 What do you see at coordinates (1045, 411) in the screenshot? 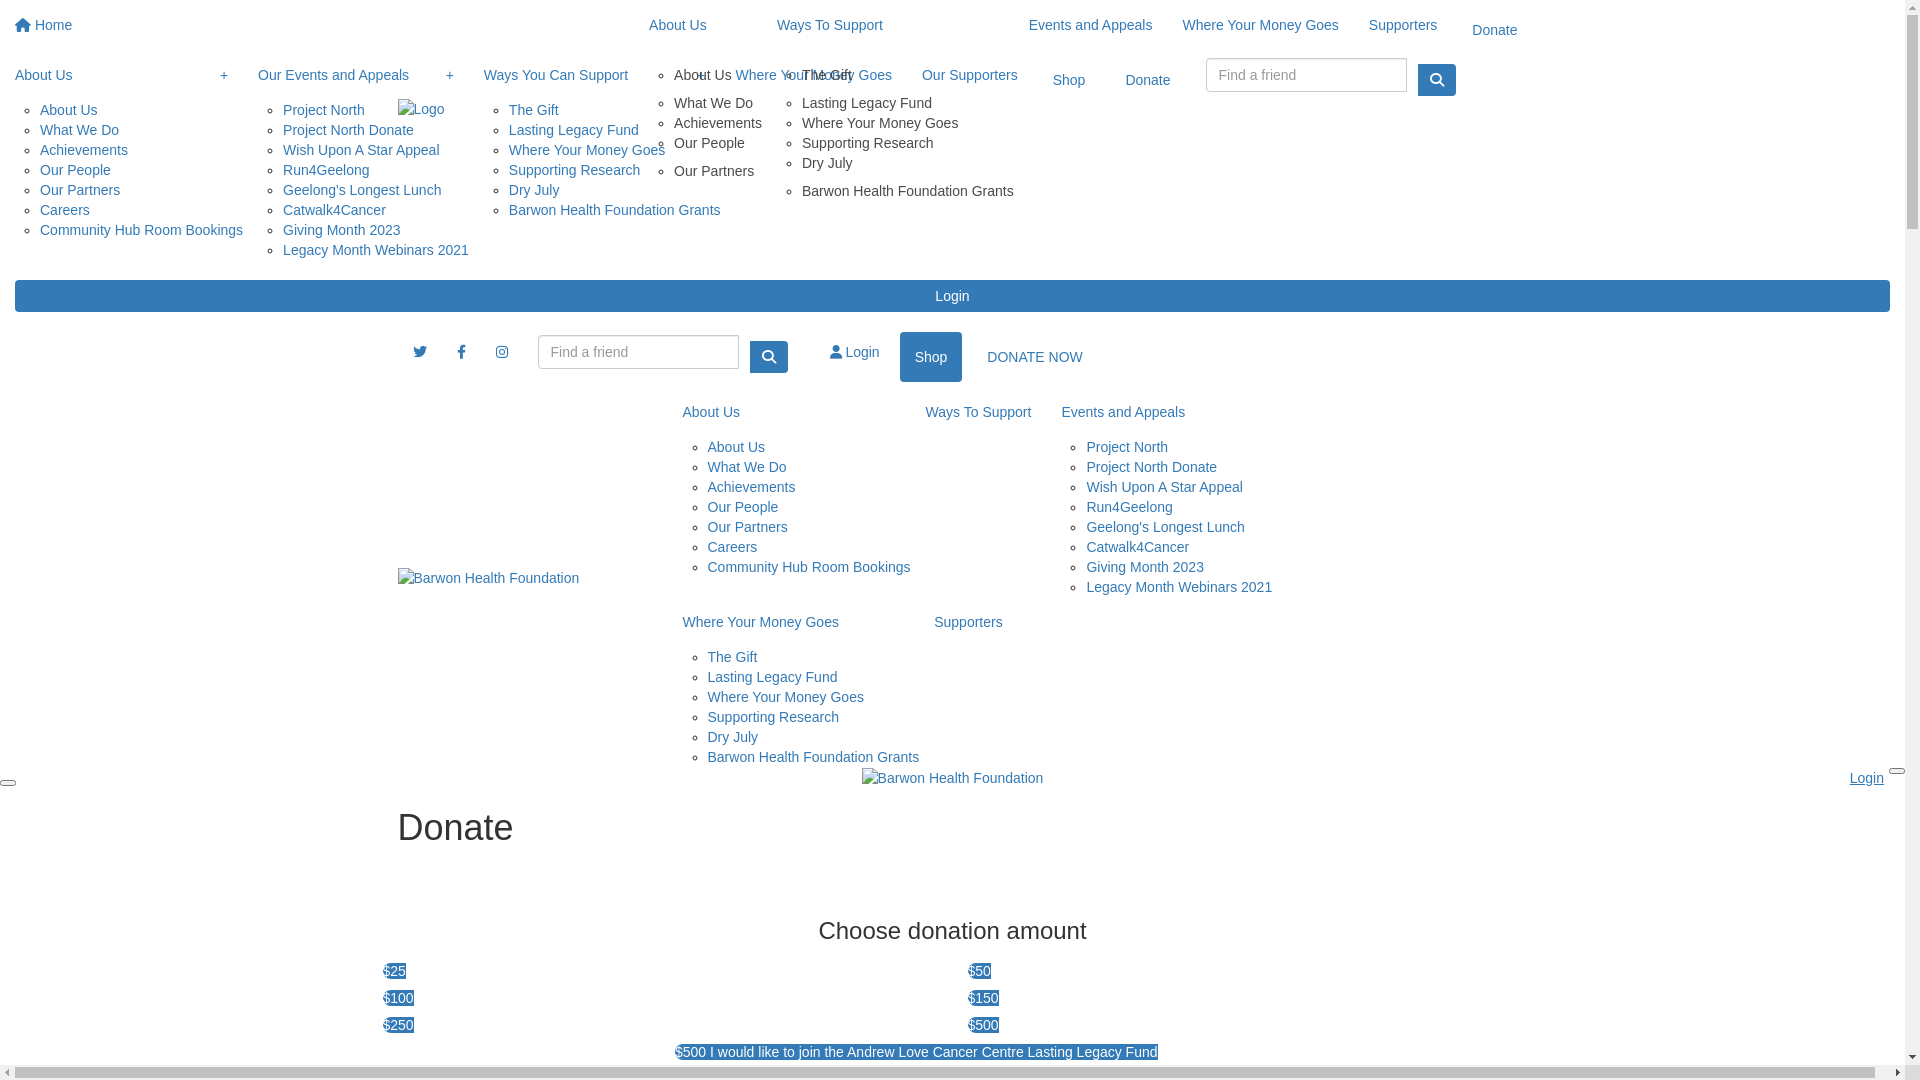
I see `'Events and Appeals'` at bounding box center [1045, 411].